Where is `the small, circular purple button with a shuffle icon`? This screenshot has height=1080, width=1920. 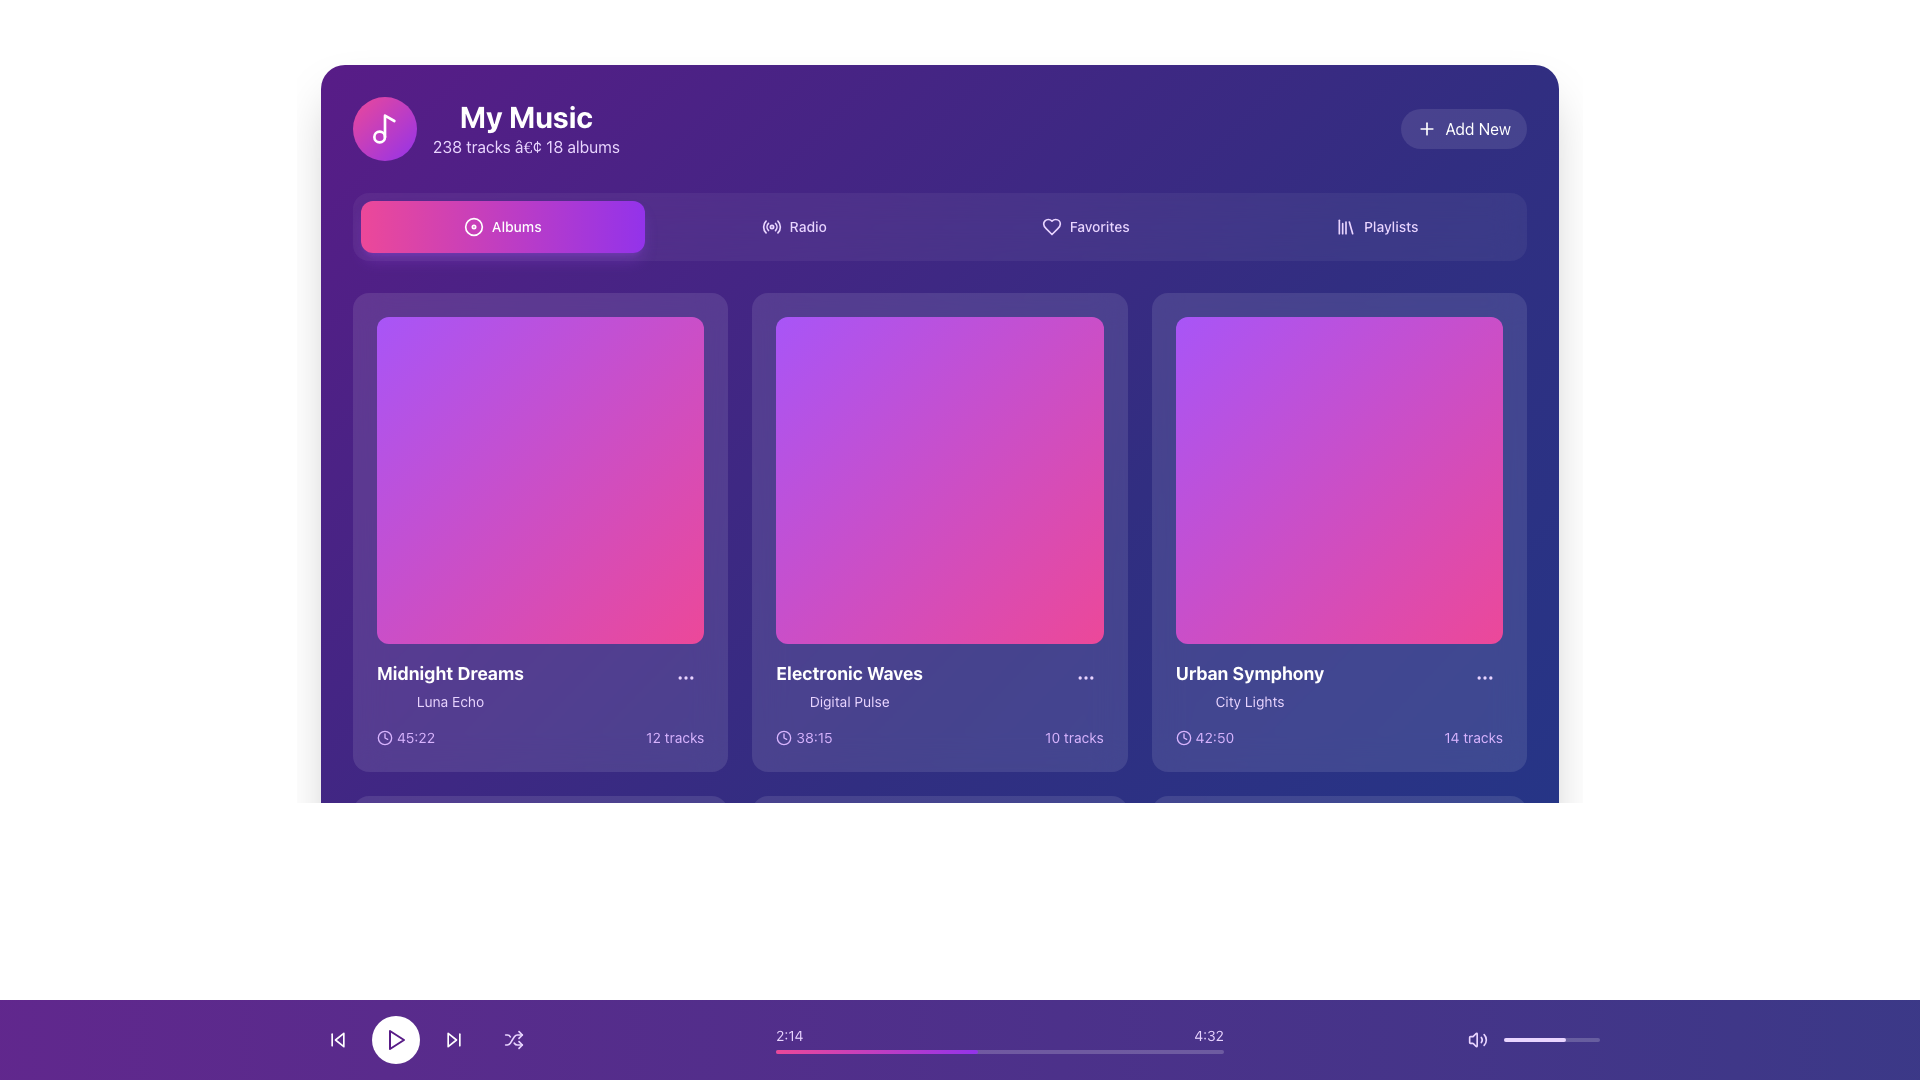 the small, circular purple button with a shuffle icon is located at coordinates (513, 1039).